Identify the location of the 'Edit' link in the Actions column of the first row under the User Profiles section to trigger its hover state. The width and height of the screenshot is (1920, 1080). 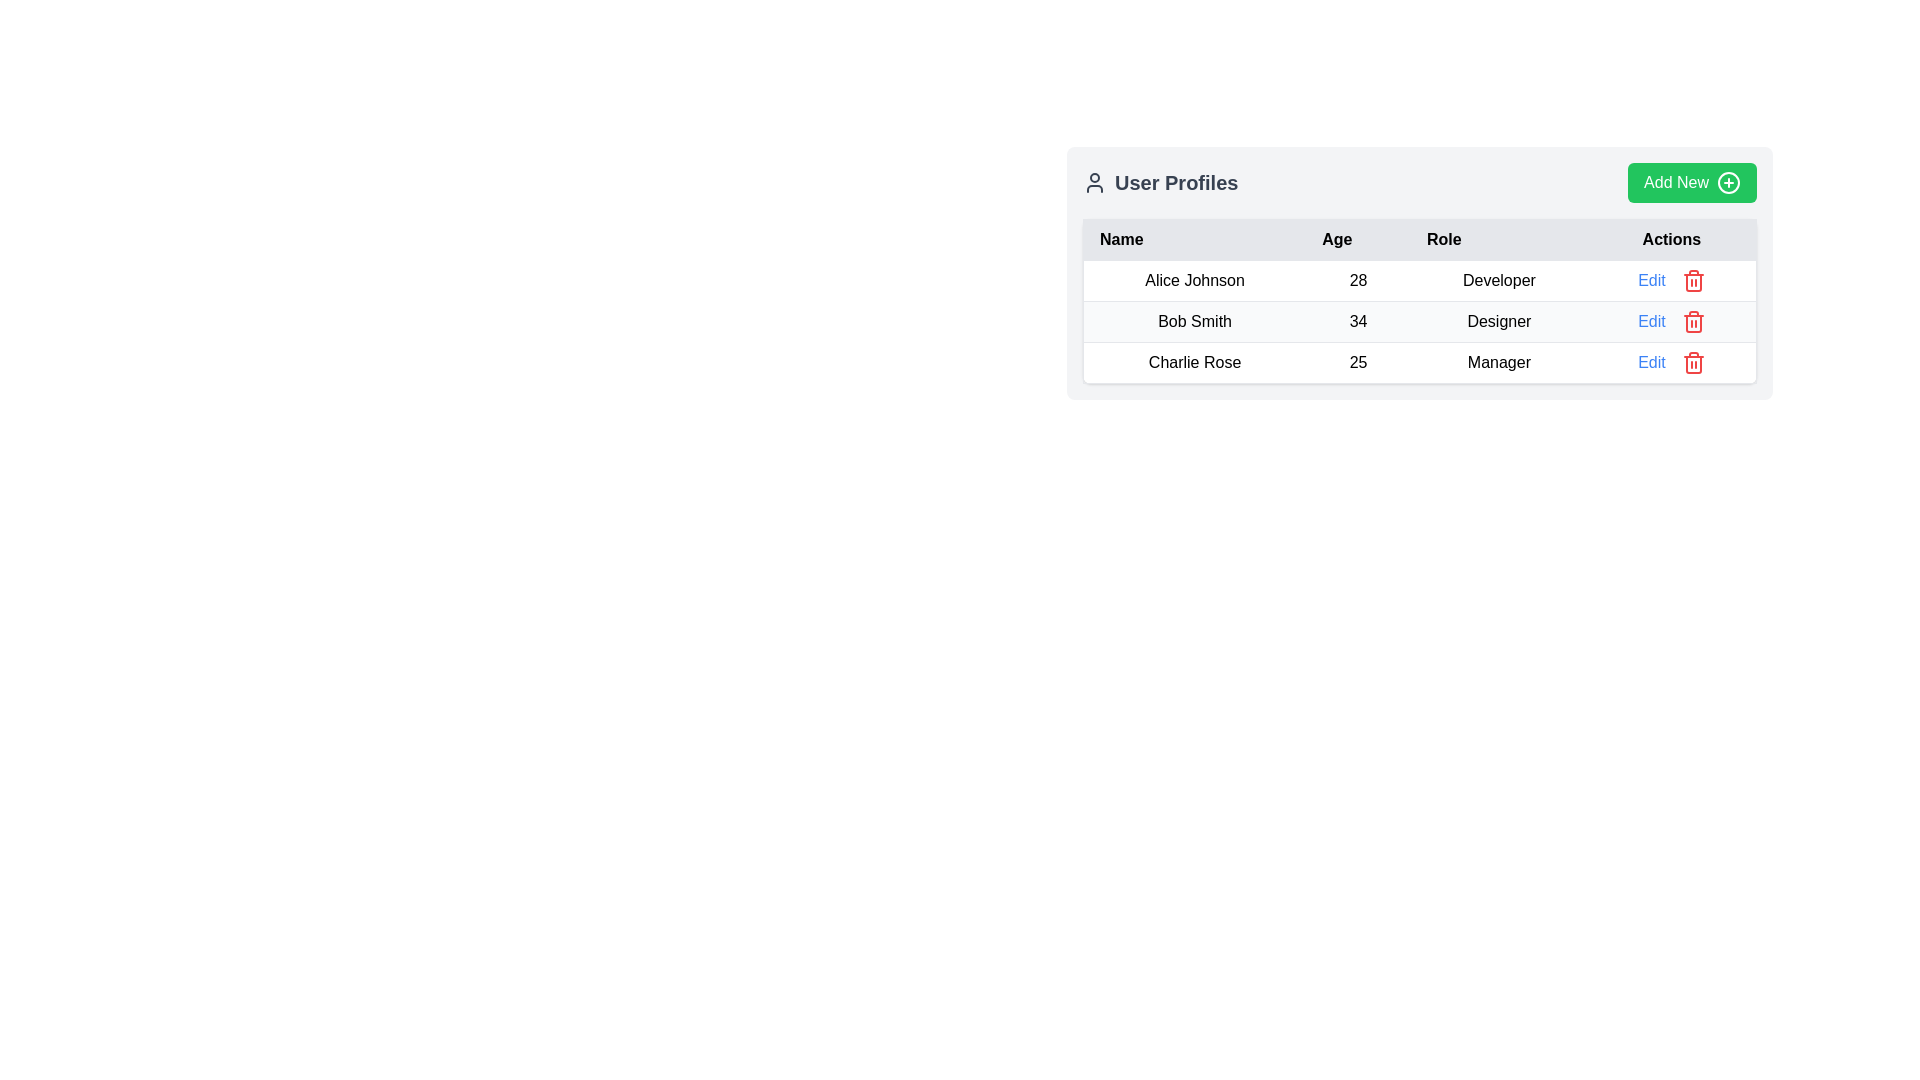
(1671, 281).